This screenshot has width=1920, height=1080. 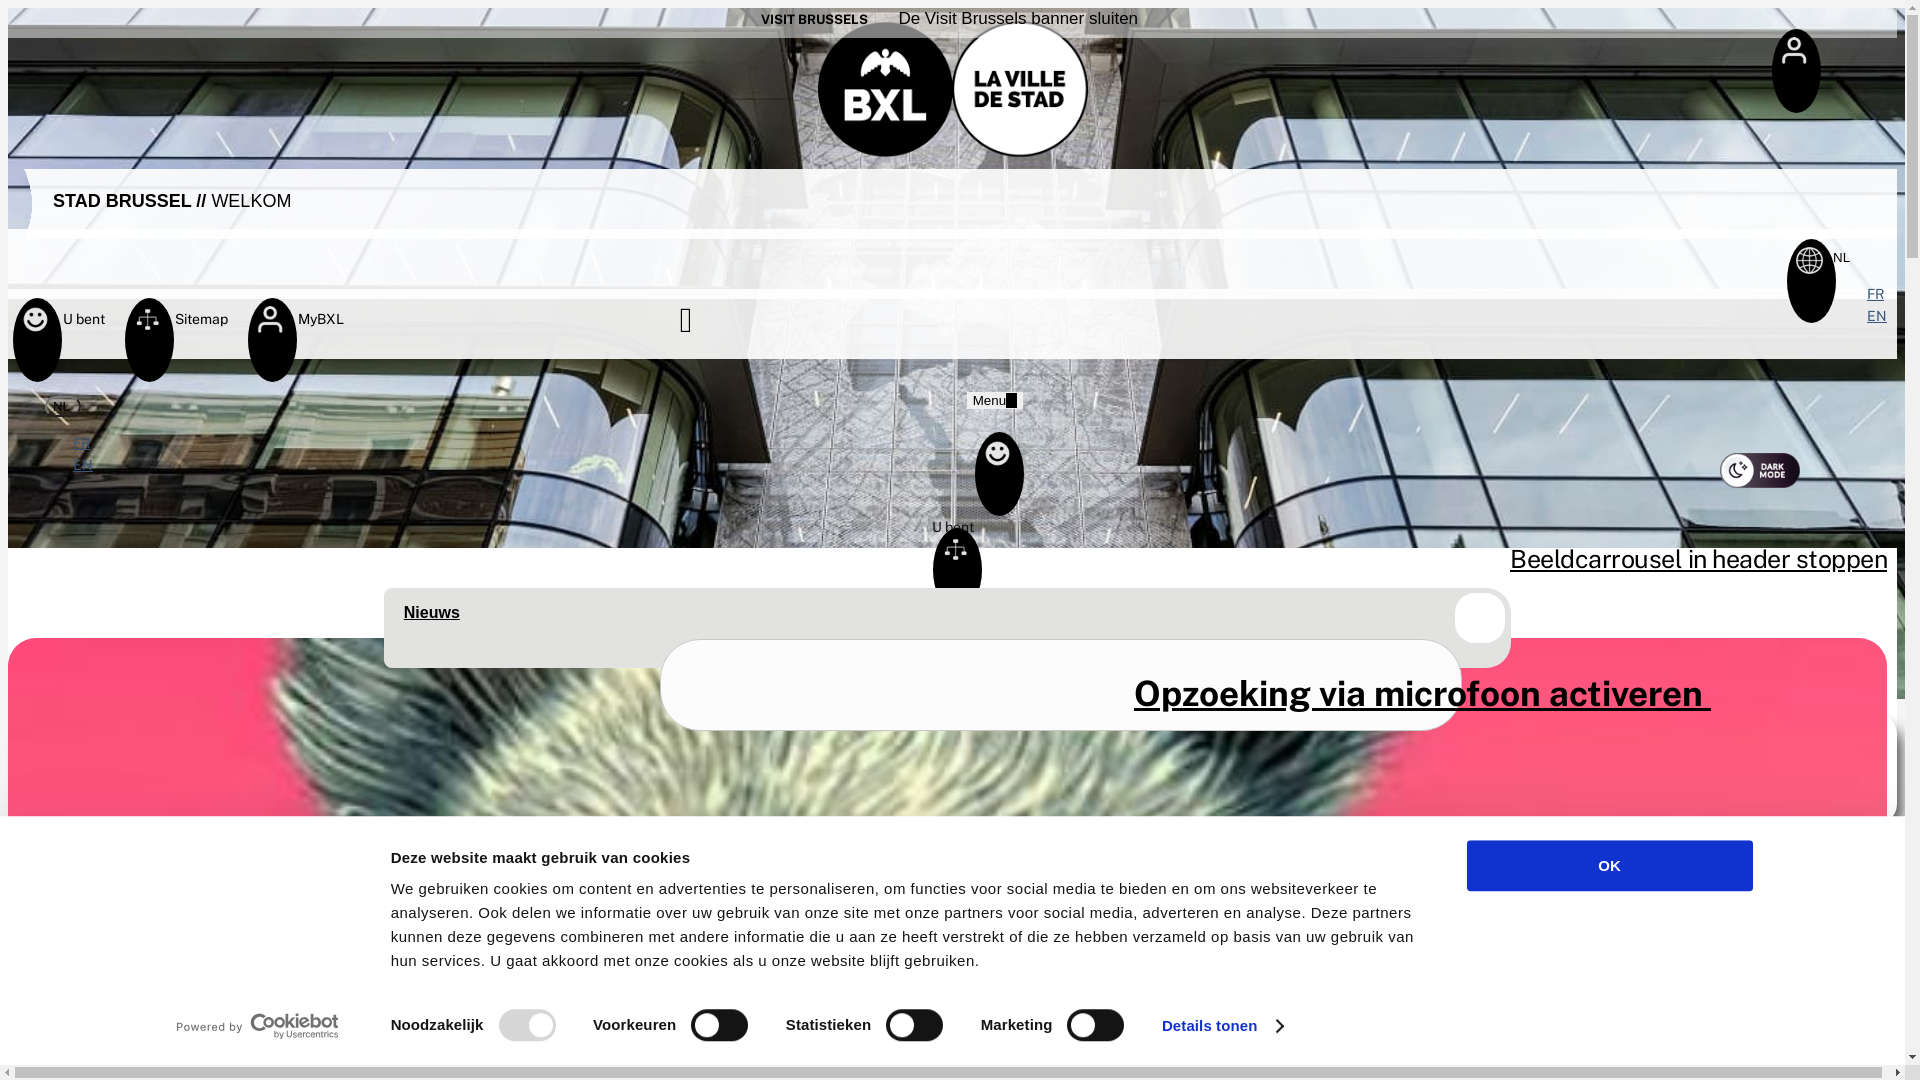 I want to click on 'OK', so click(x=1608, y=864).